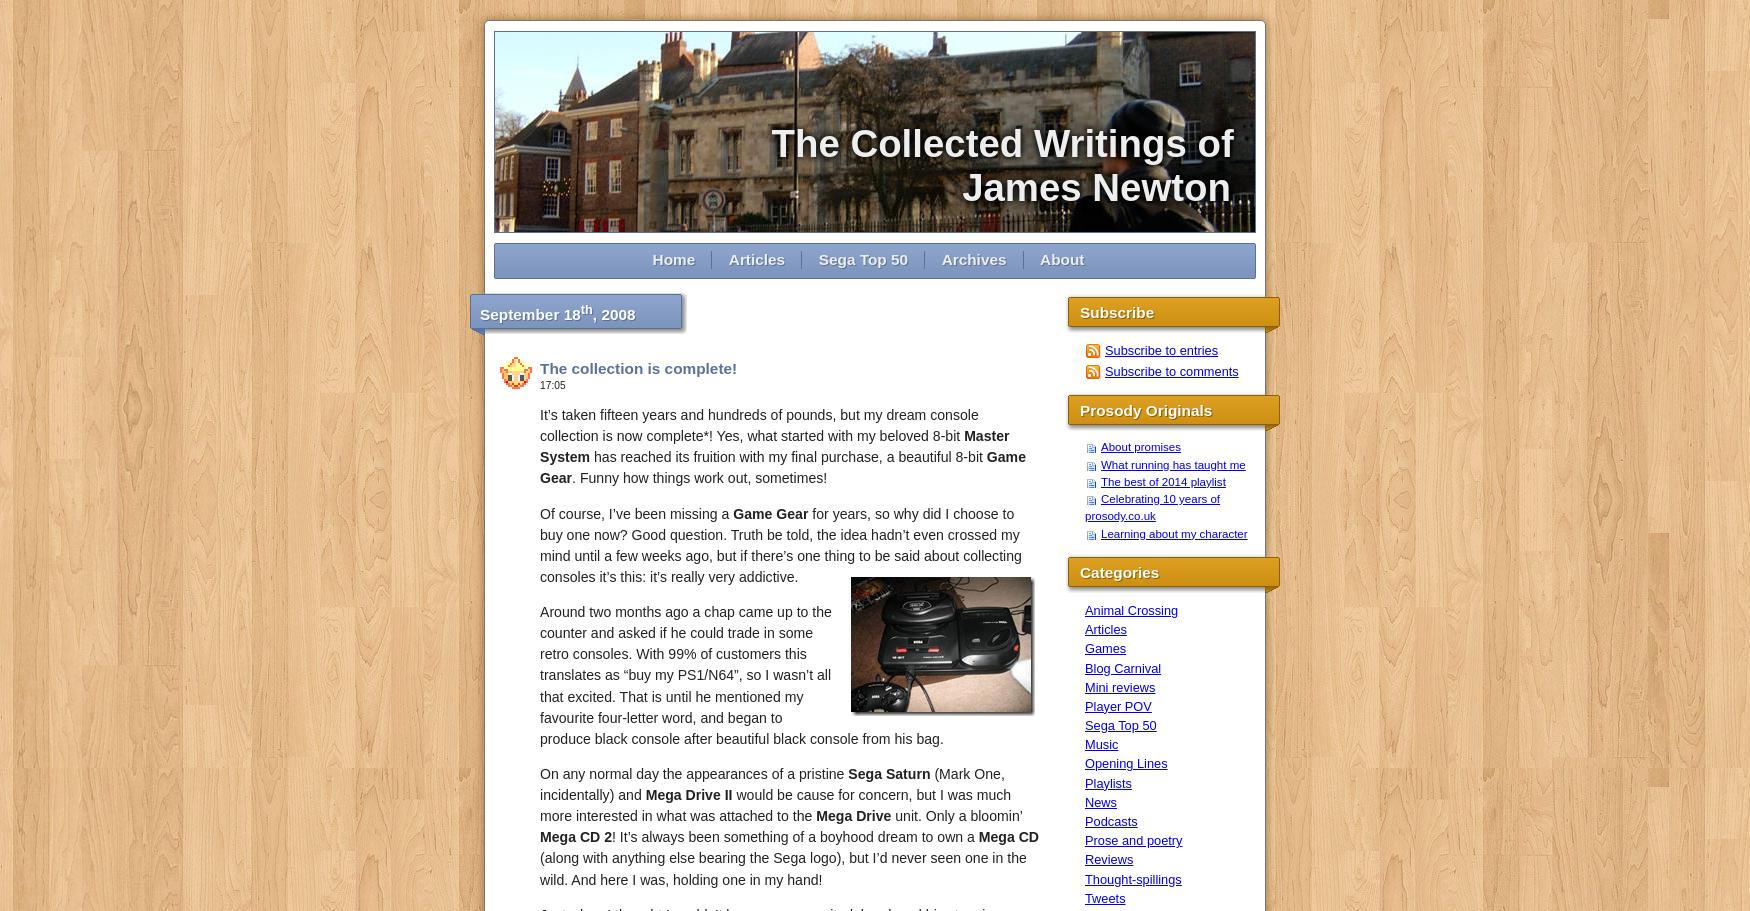  I want to click on 'The Collected Writings of', so click(1012, 143).